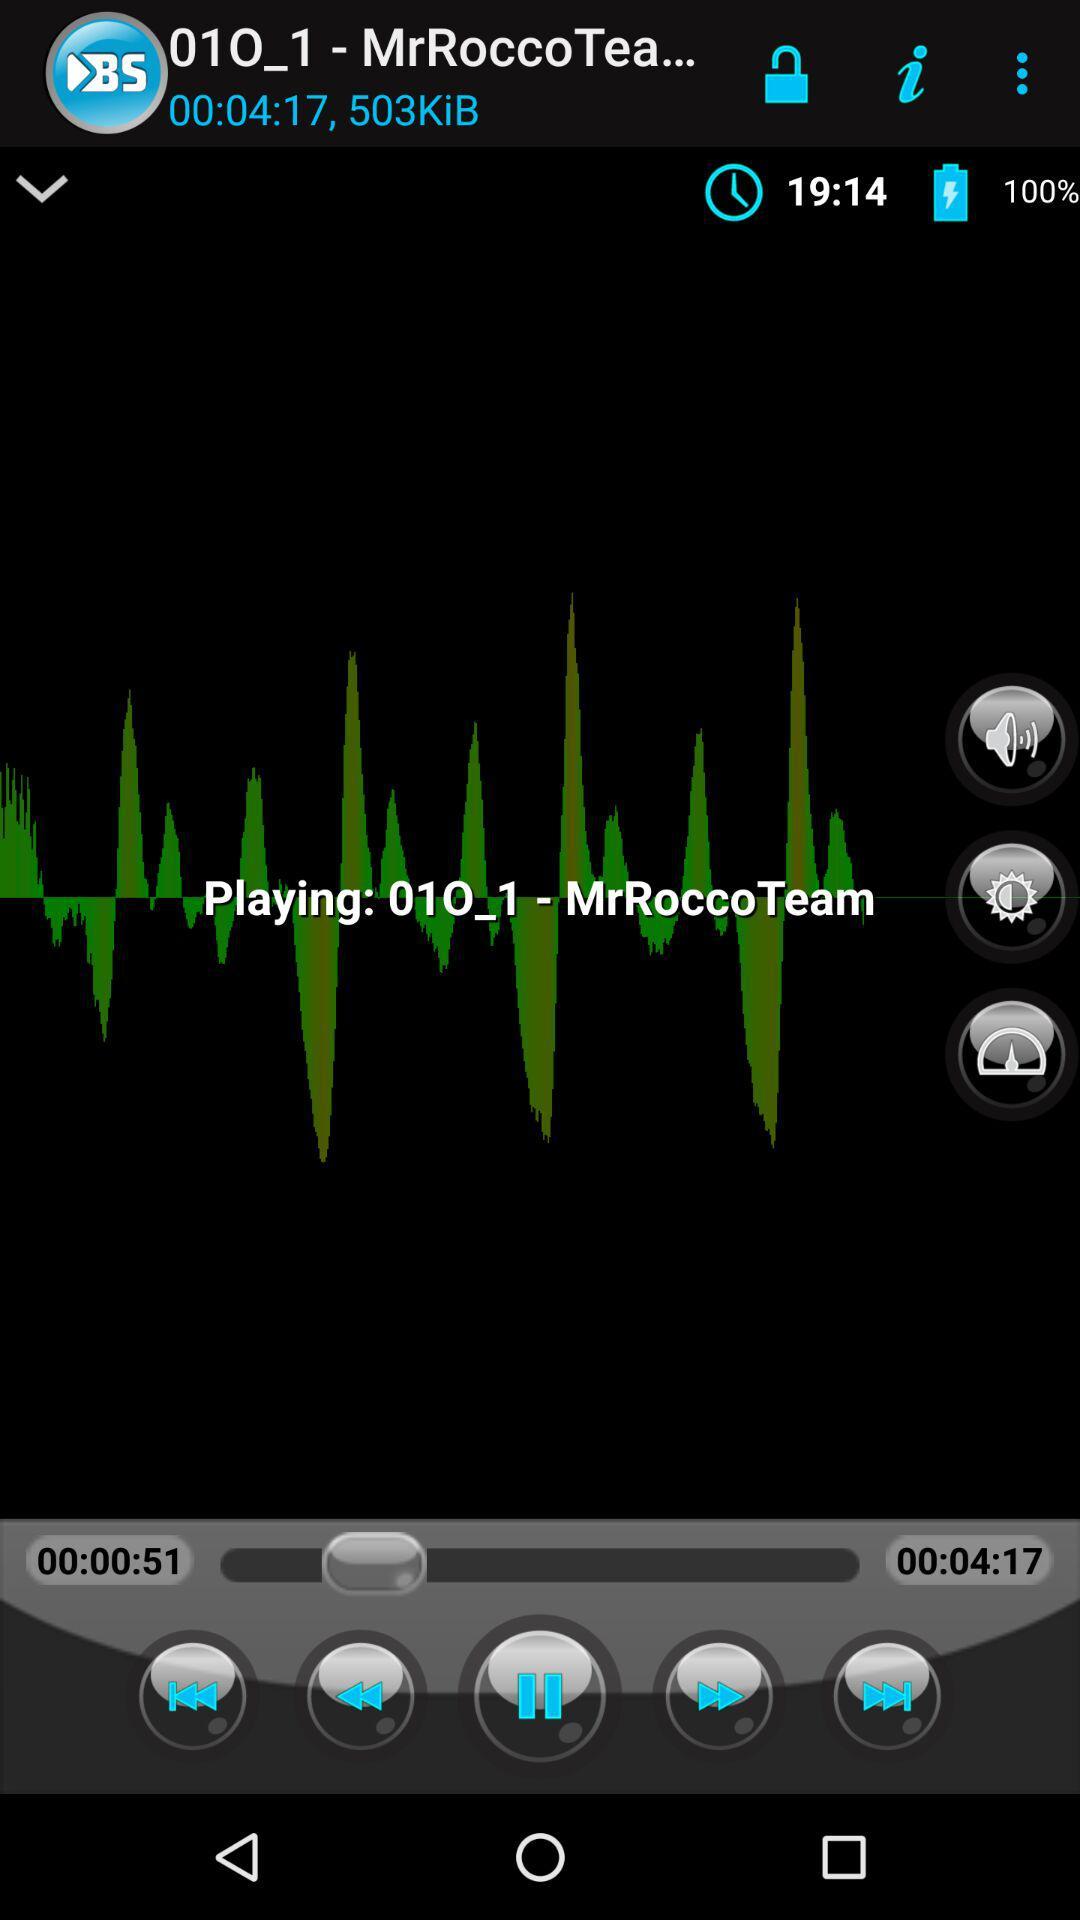 This screenshot has height=1920, width=1080. Describe the element at coordinates (42, 188) in the screenshot. I see `app to the left of 00 04 17` at that location.